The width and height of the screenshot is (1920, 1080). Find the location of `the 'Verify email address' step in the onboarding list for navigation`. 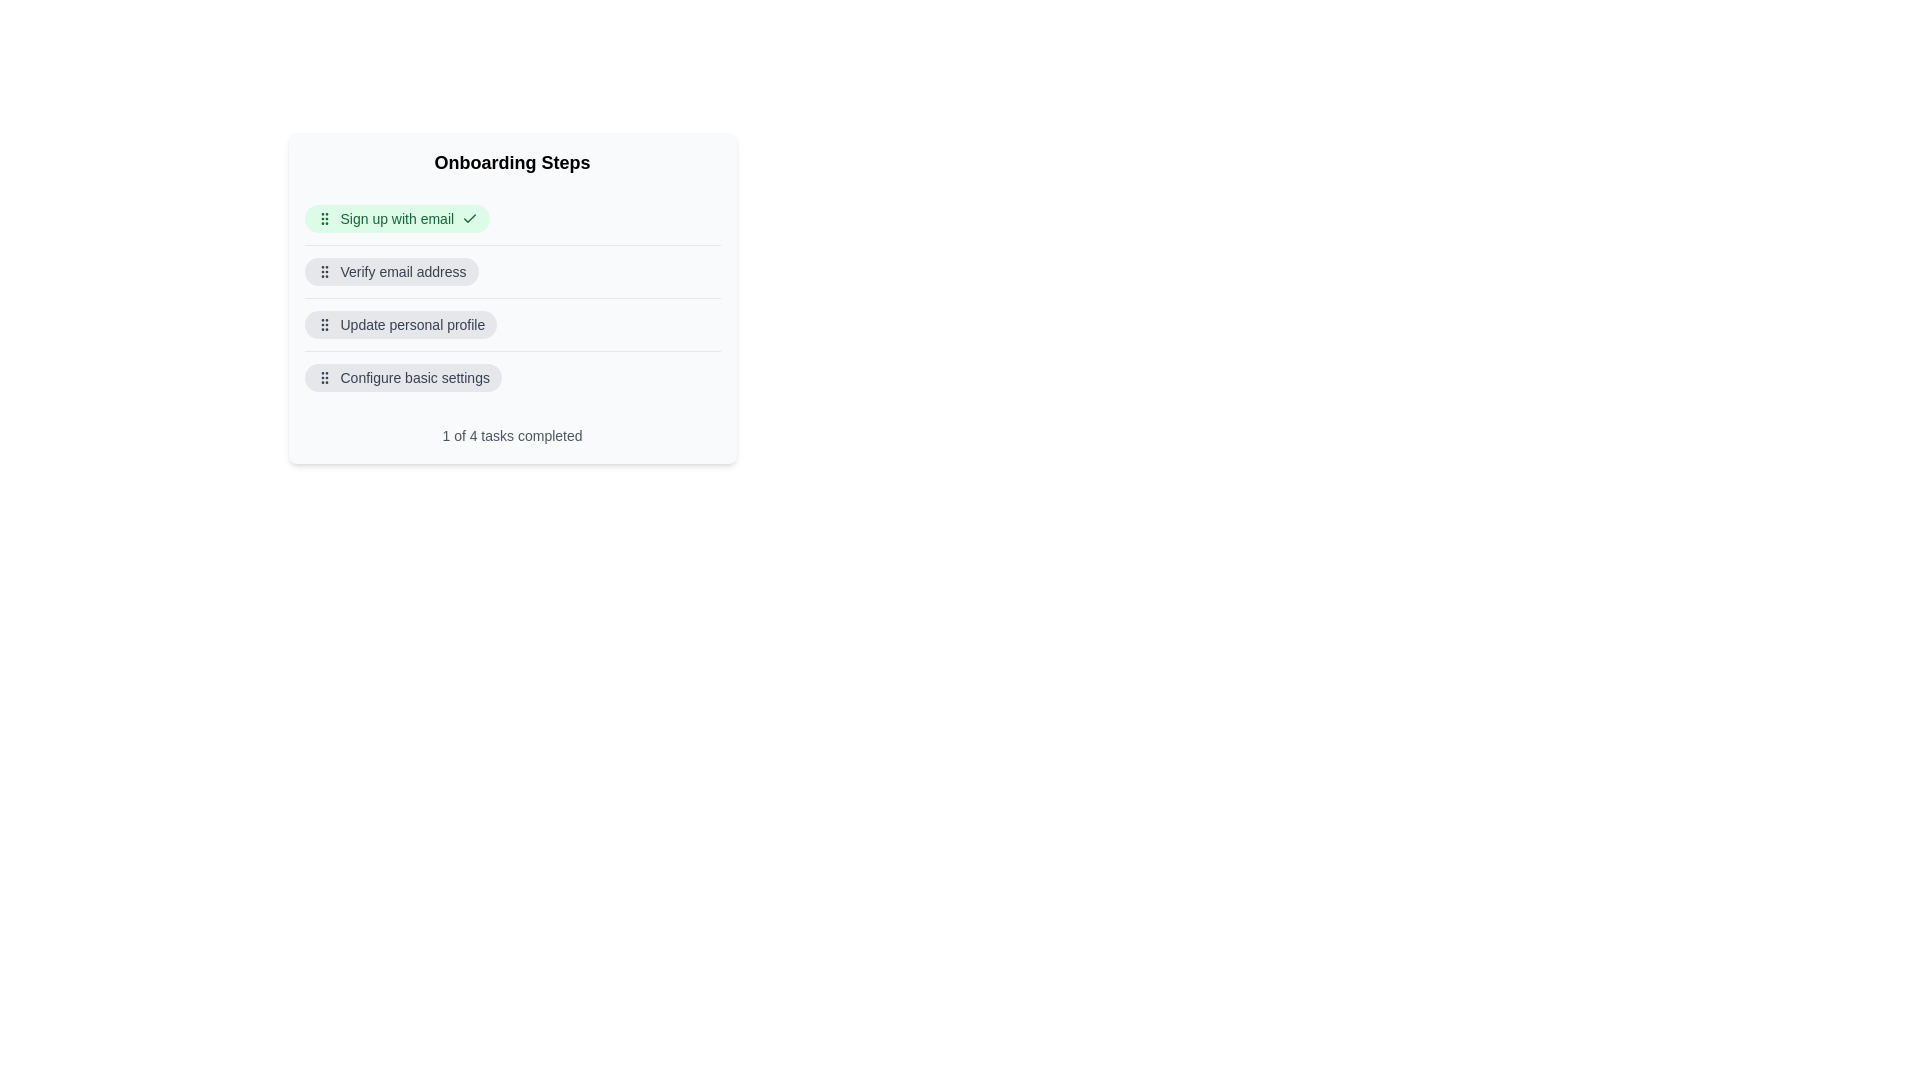

the 'Verify email address' step in the onboarding list for navigation is located at coordinates (402, 272).